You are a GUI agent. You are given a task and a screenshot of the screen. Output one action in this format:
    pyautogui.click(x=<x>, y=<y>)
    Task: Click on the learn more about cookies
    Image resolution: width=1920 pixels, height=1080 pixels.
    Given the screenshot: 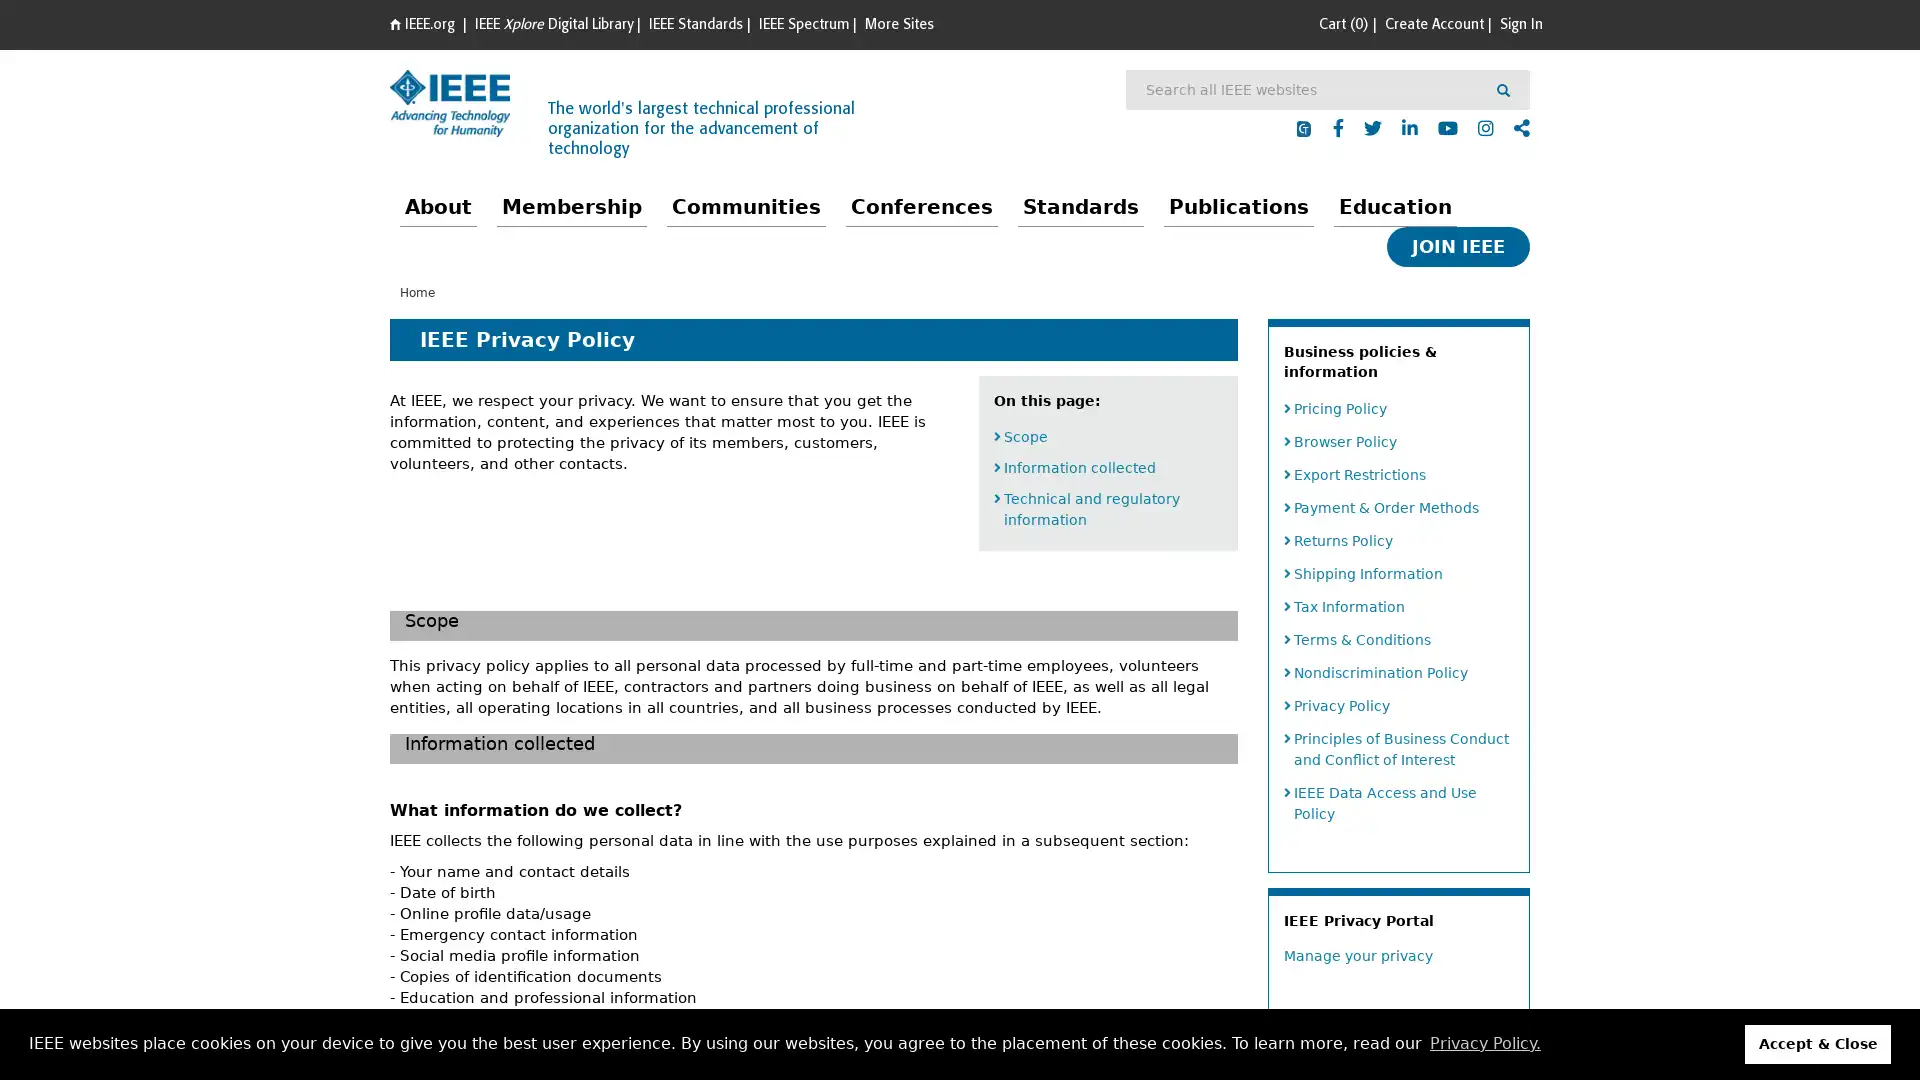 What is the action you would take?
    pyautogui.click(x=1484, y=1043)
    